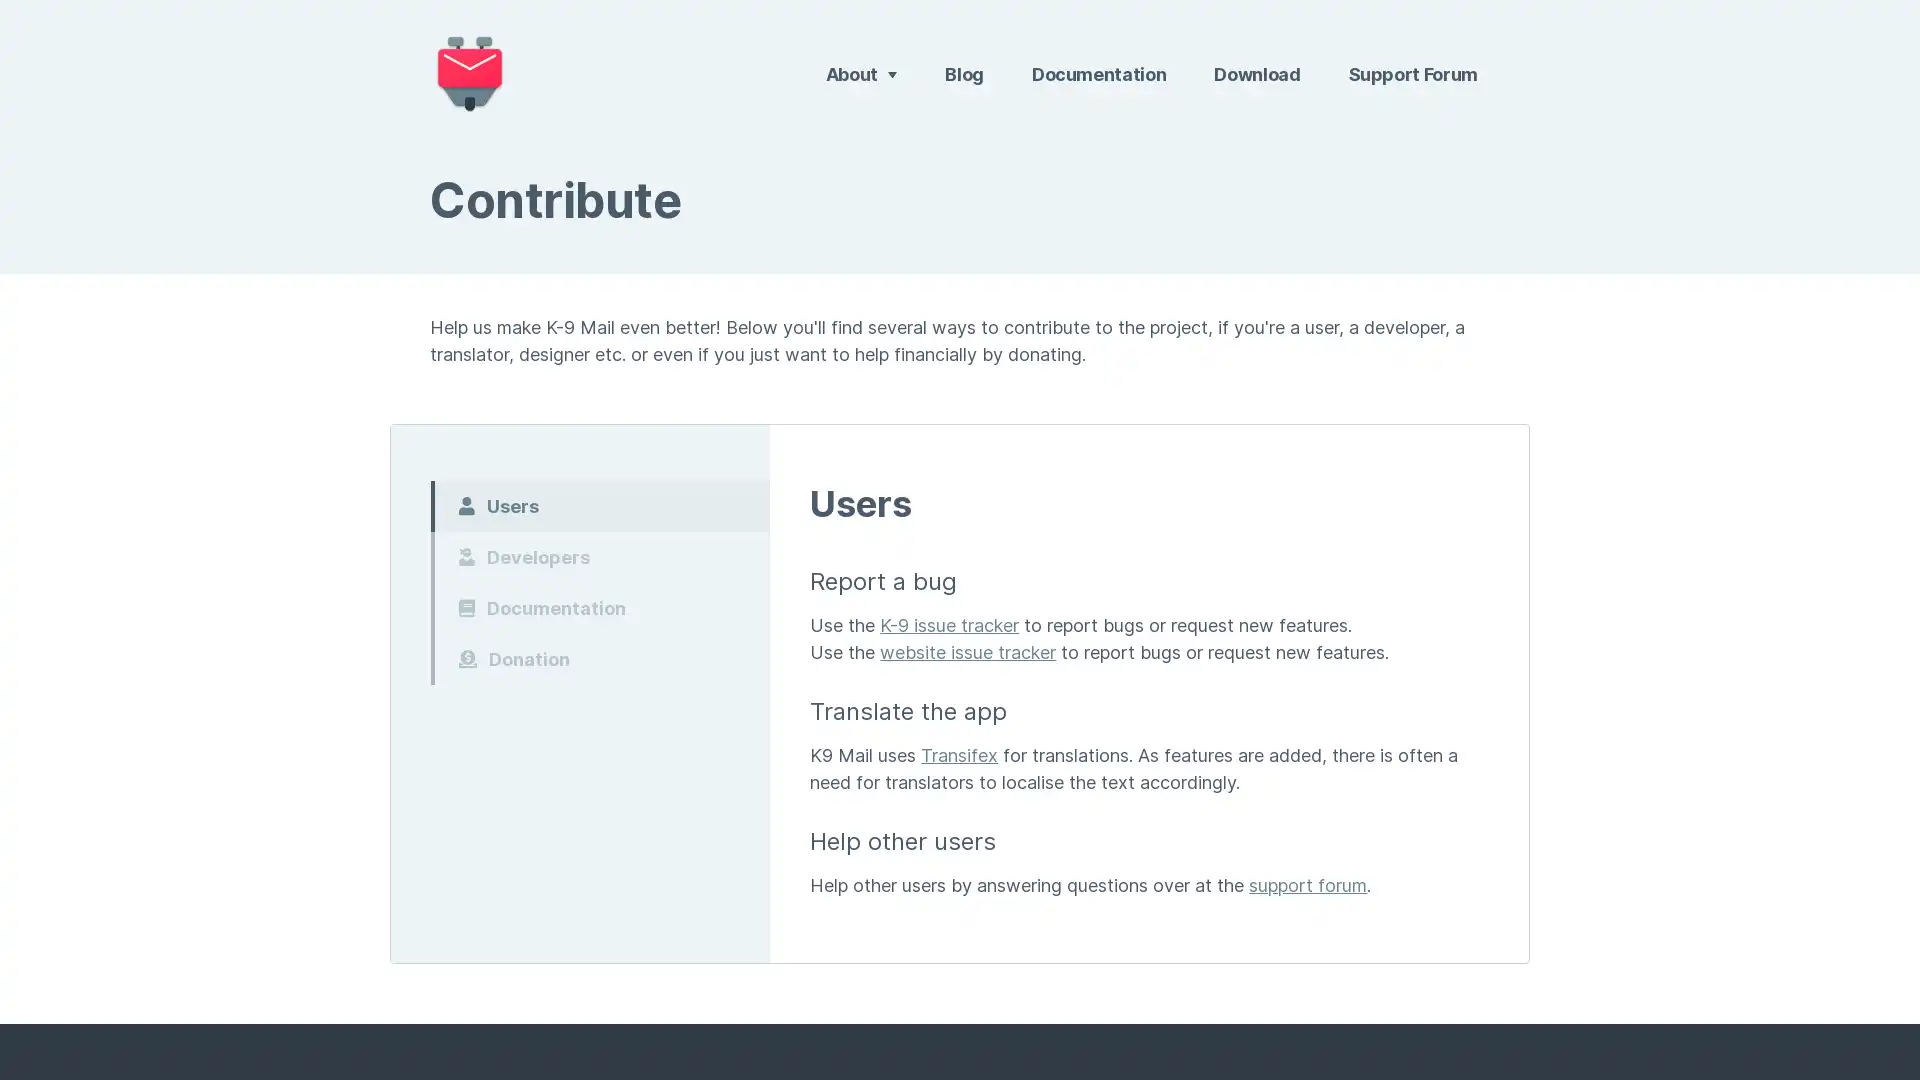 This screenshot has height=1080, width=1920. I want to click on Documentation, so click(599, 606).